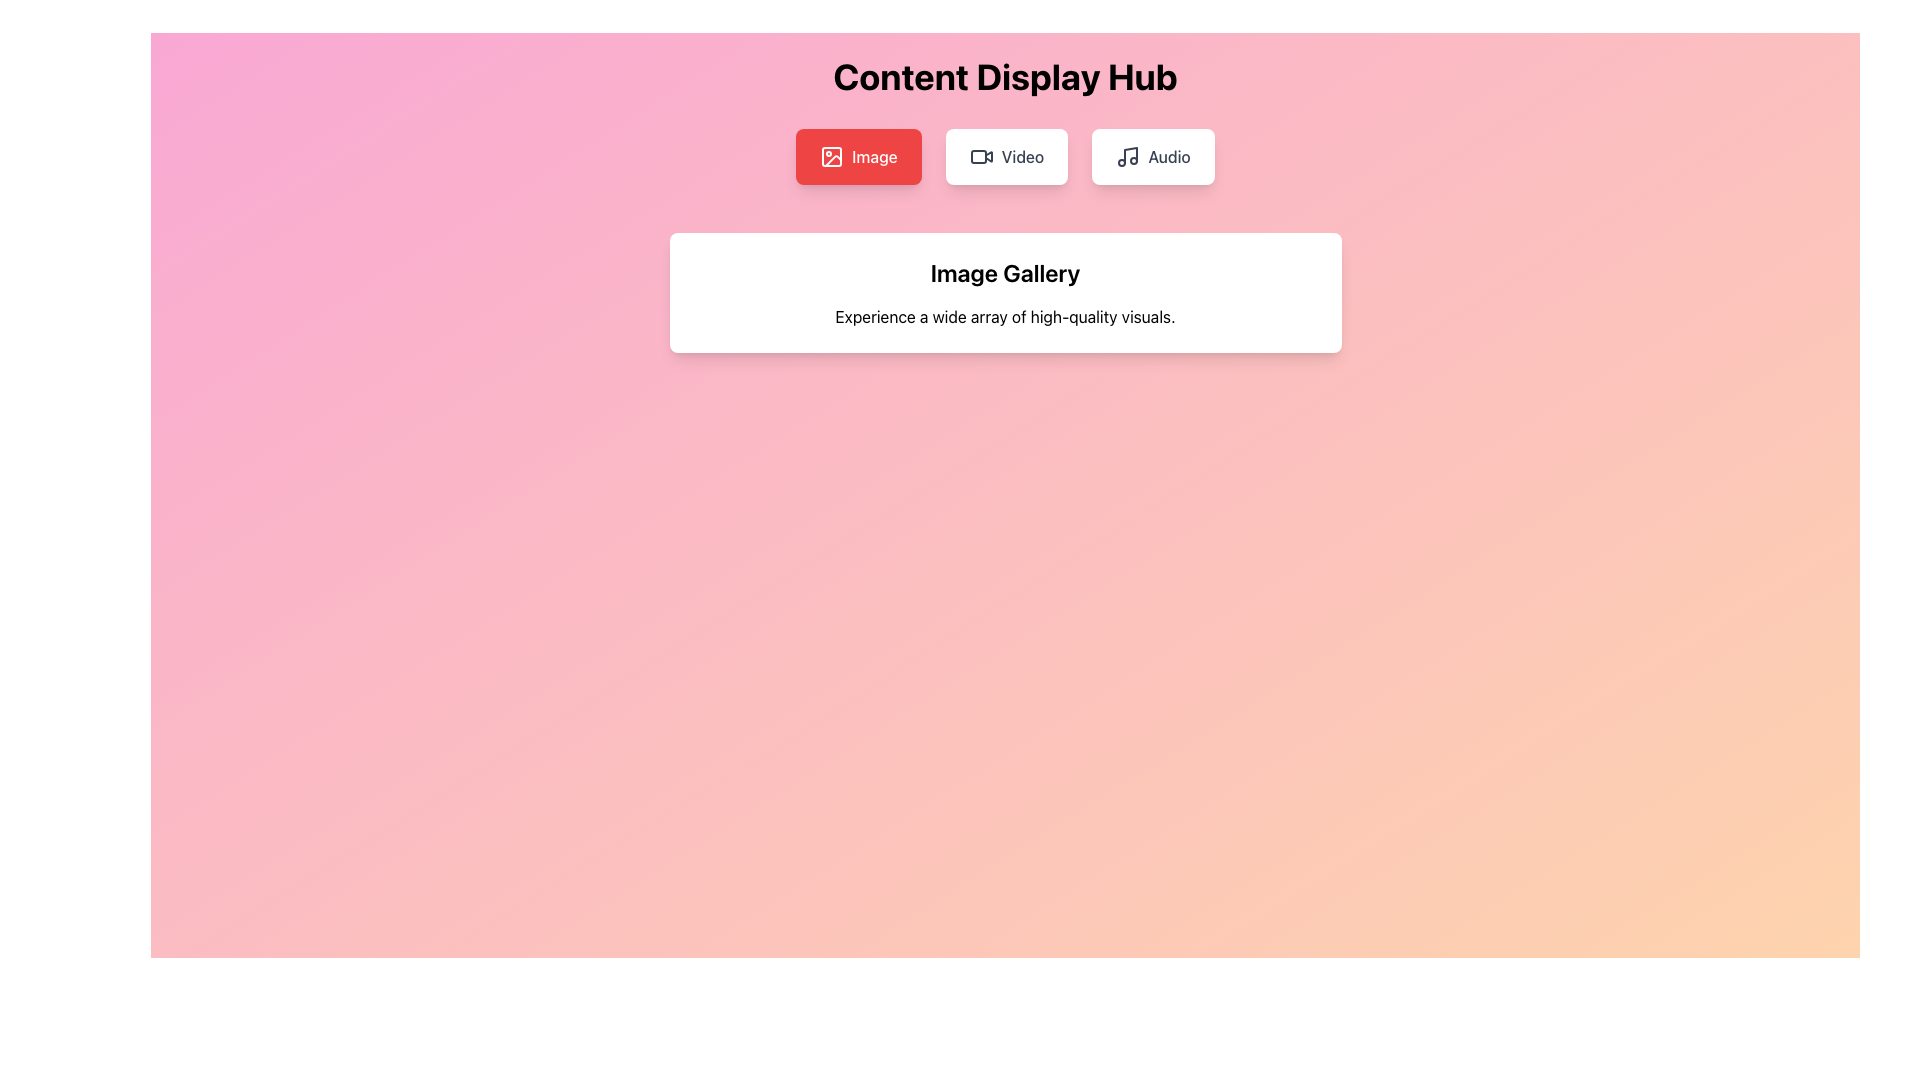 The image size is (1920, 1080). What do you see at coordinates (832, 156) in the screenshot?
I see `the 'Image' SVG Icon located on the leftmost side of the horizontal button group below the 'Content Display Hub' heading` at bounding box center [832, 156].